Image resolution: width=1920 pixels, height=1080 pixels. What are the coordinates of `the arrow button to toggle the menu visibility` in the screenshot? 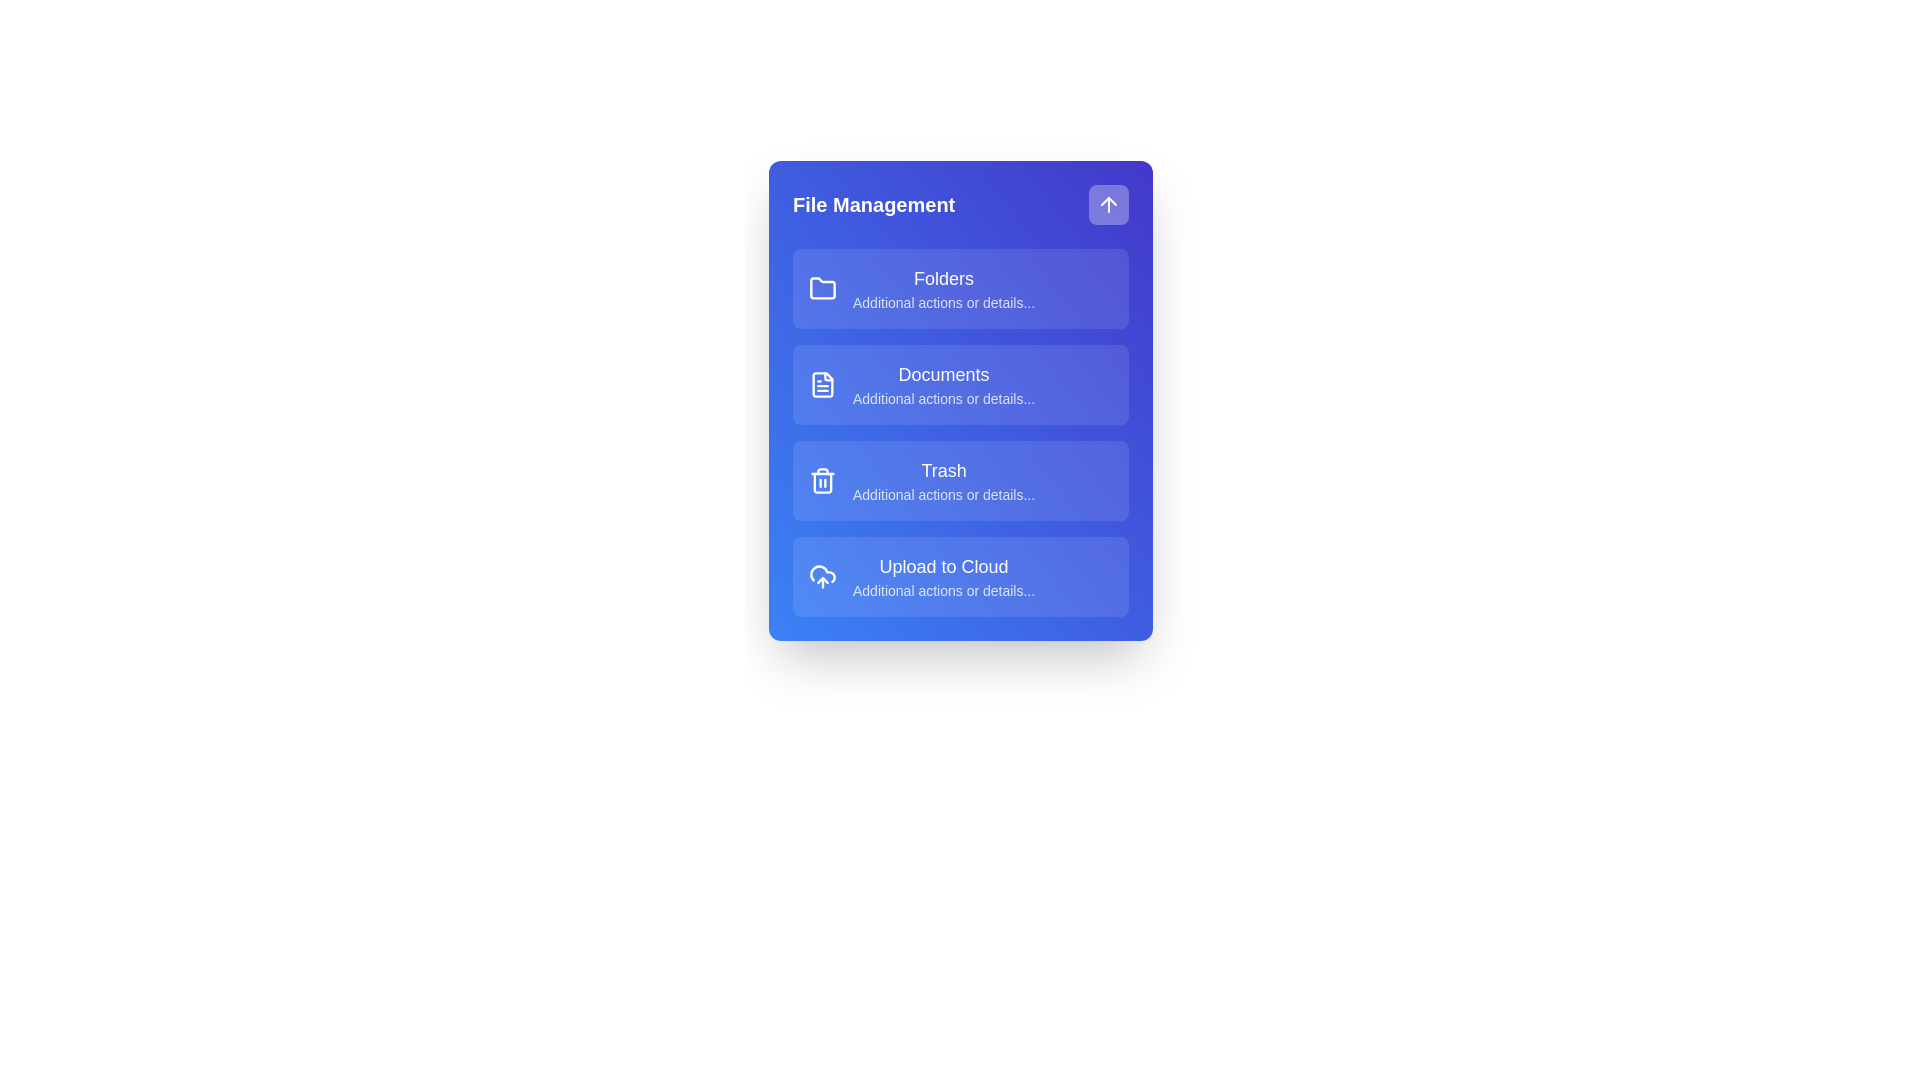 It's located at (1107, 204).